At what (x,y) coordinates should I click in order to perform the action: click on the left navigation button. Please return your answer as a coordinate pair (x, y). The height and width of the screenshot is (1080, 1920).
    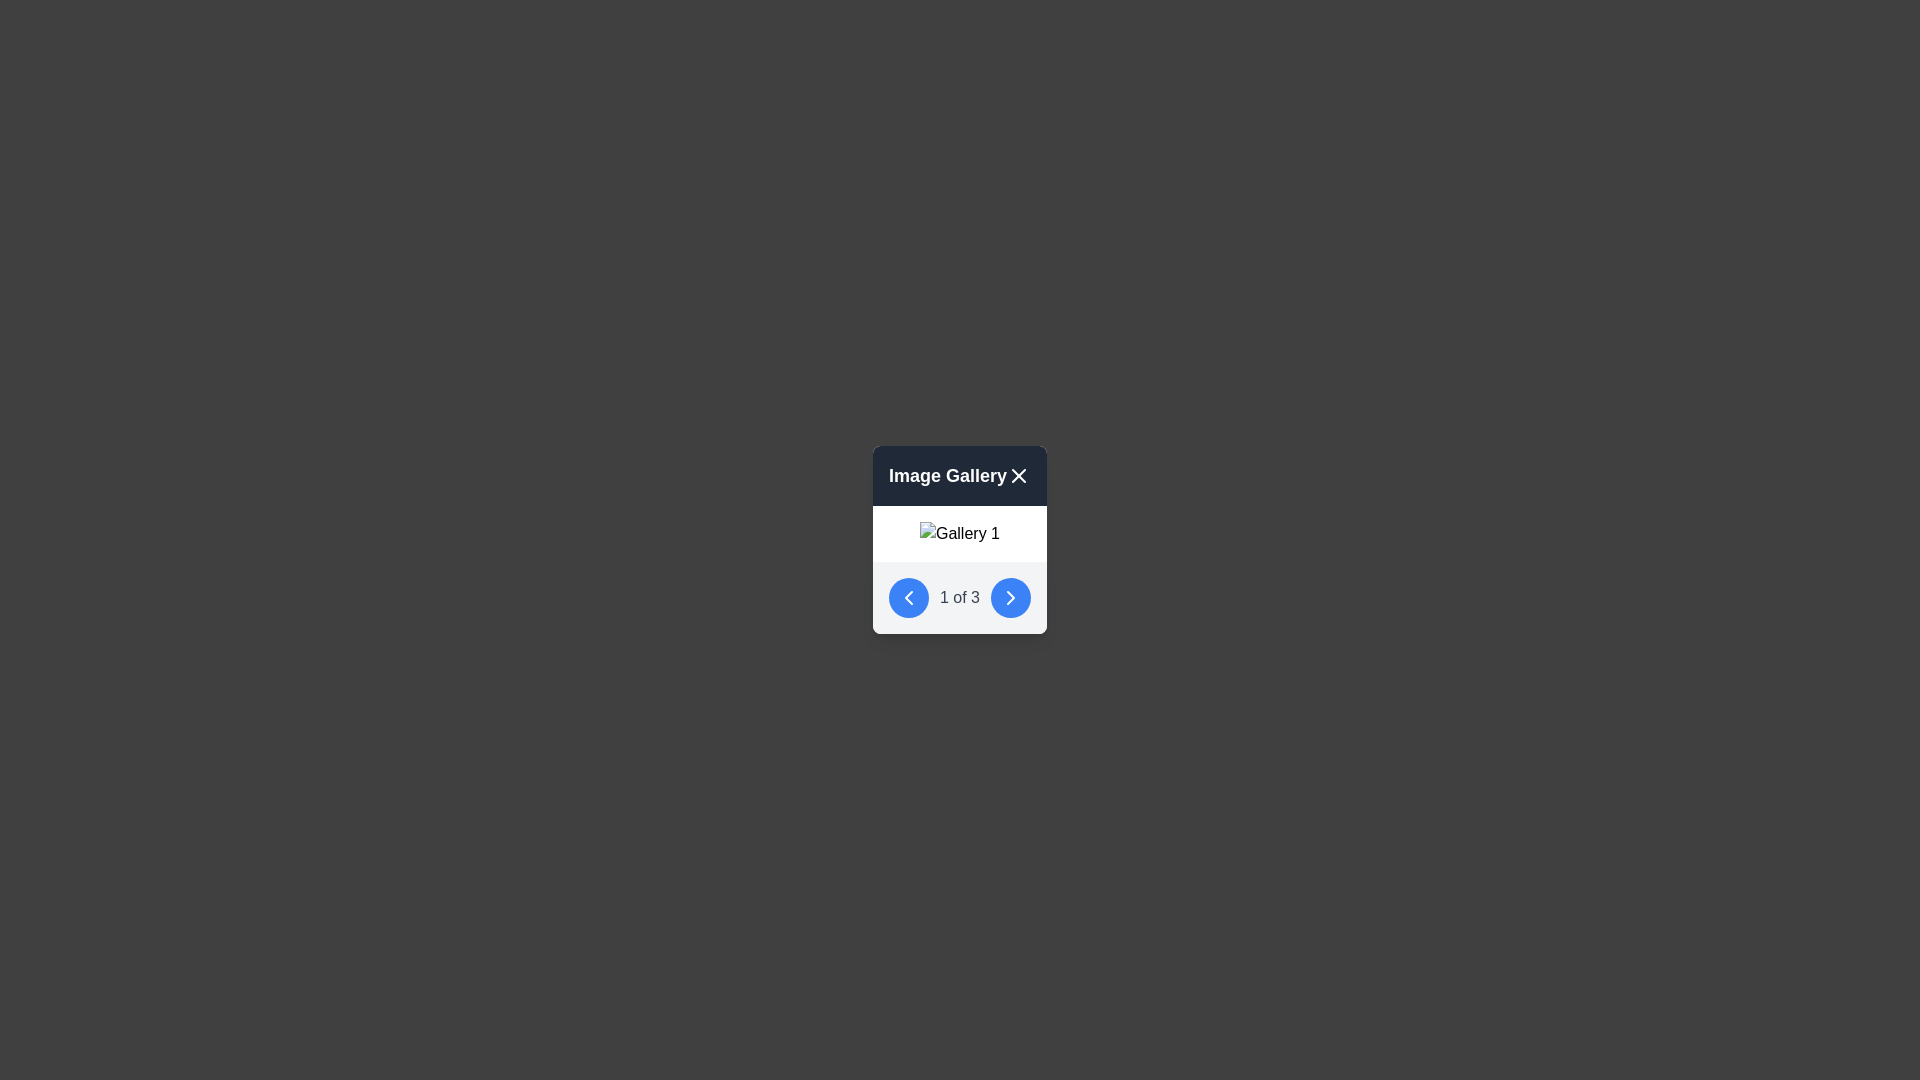
    Looking at the image, I should click on (907, 596).